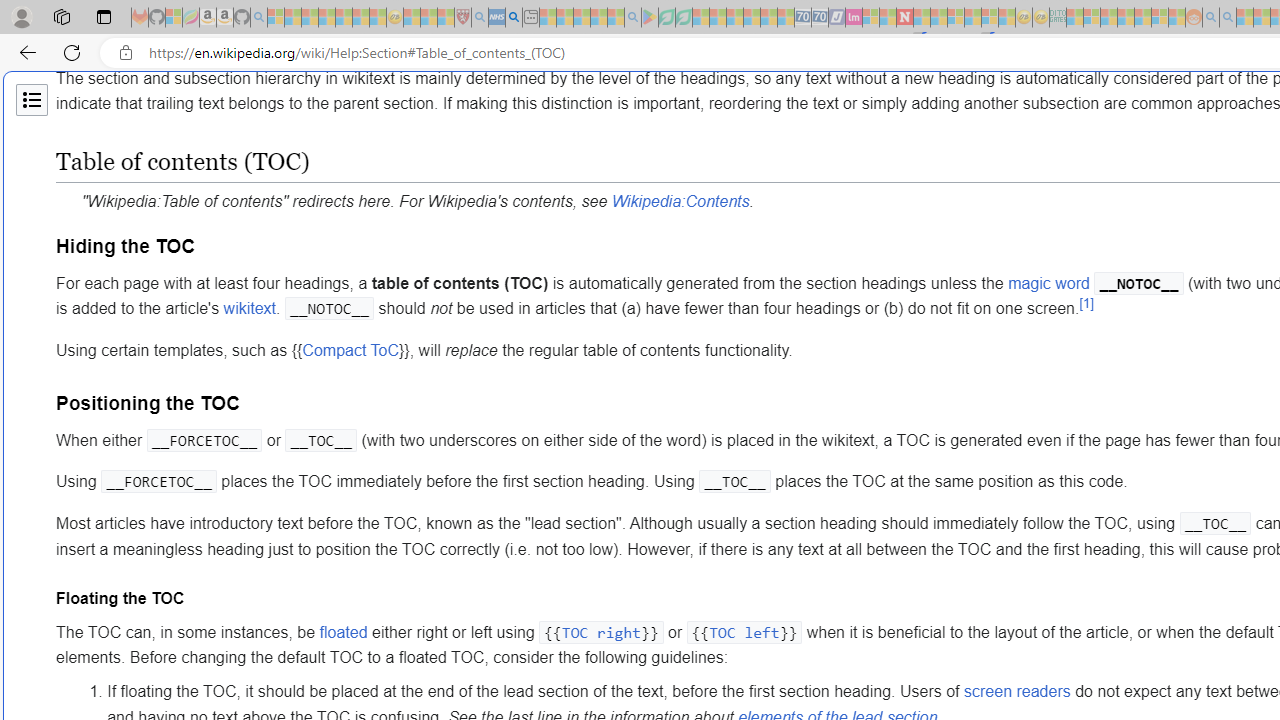 This screenshot has height=720, width=1280. What do you see at coordinates (680, 201) in the screenshot?
I see `'Wikipedia:Contents'` at bounding box center [680, 201].